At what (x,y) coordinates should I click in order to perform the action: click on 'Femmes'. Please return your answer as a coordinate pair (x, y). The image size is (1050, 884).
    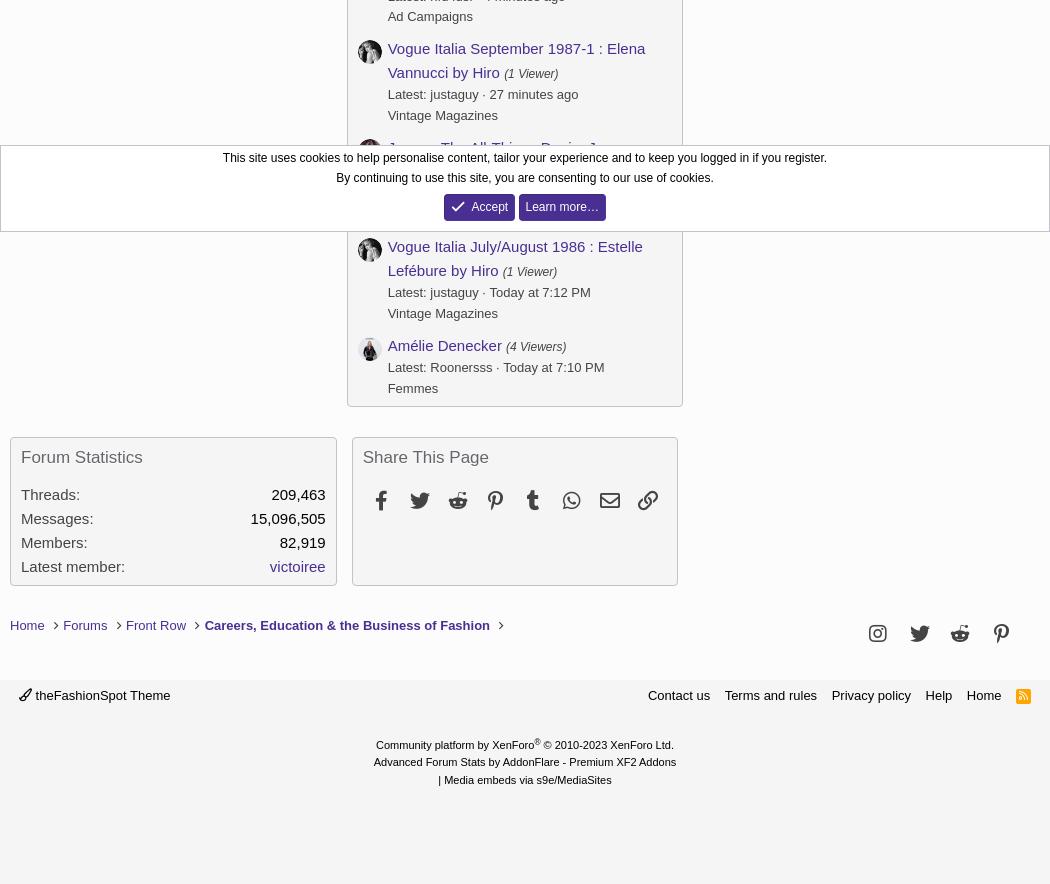
    Looking at the image, I should click on (412, 387).